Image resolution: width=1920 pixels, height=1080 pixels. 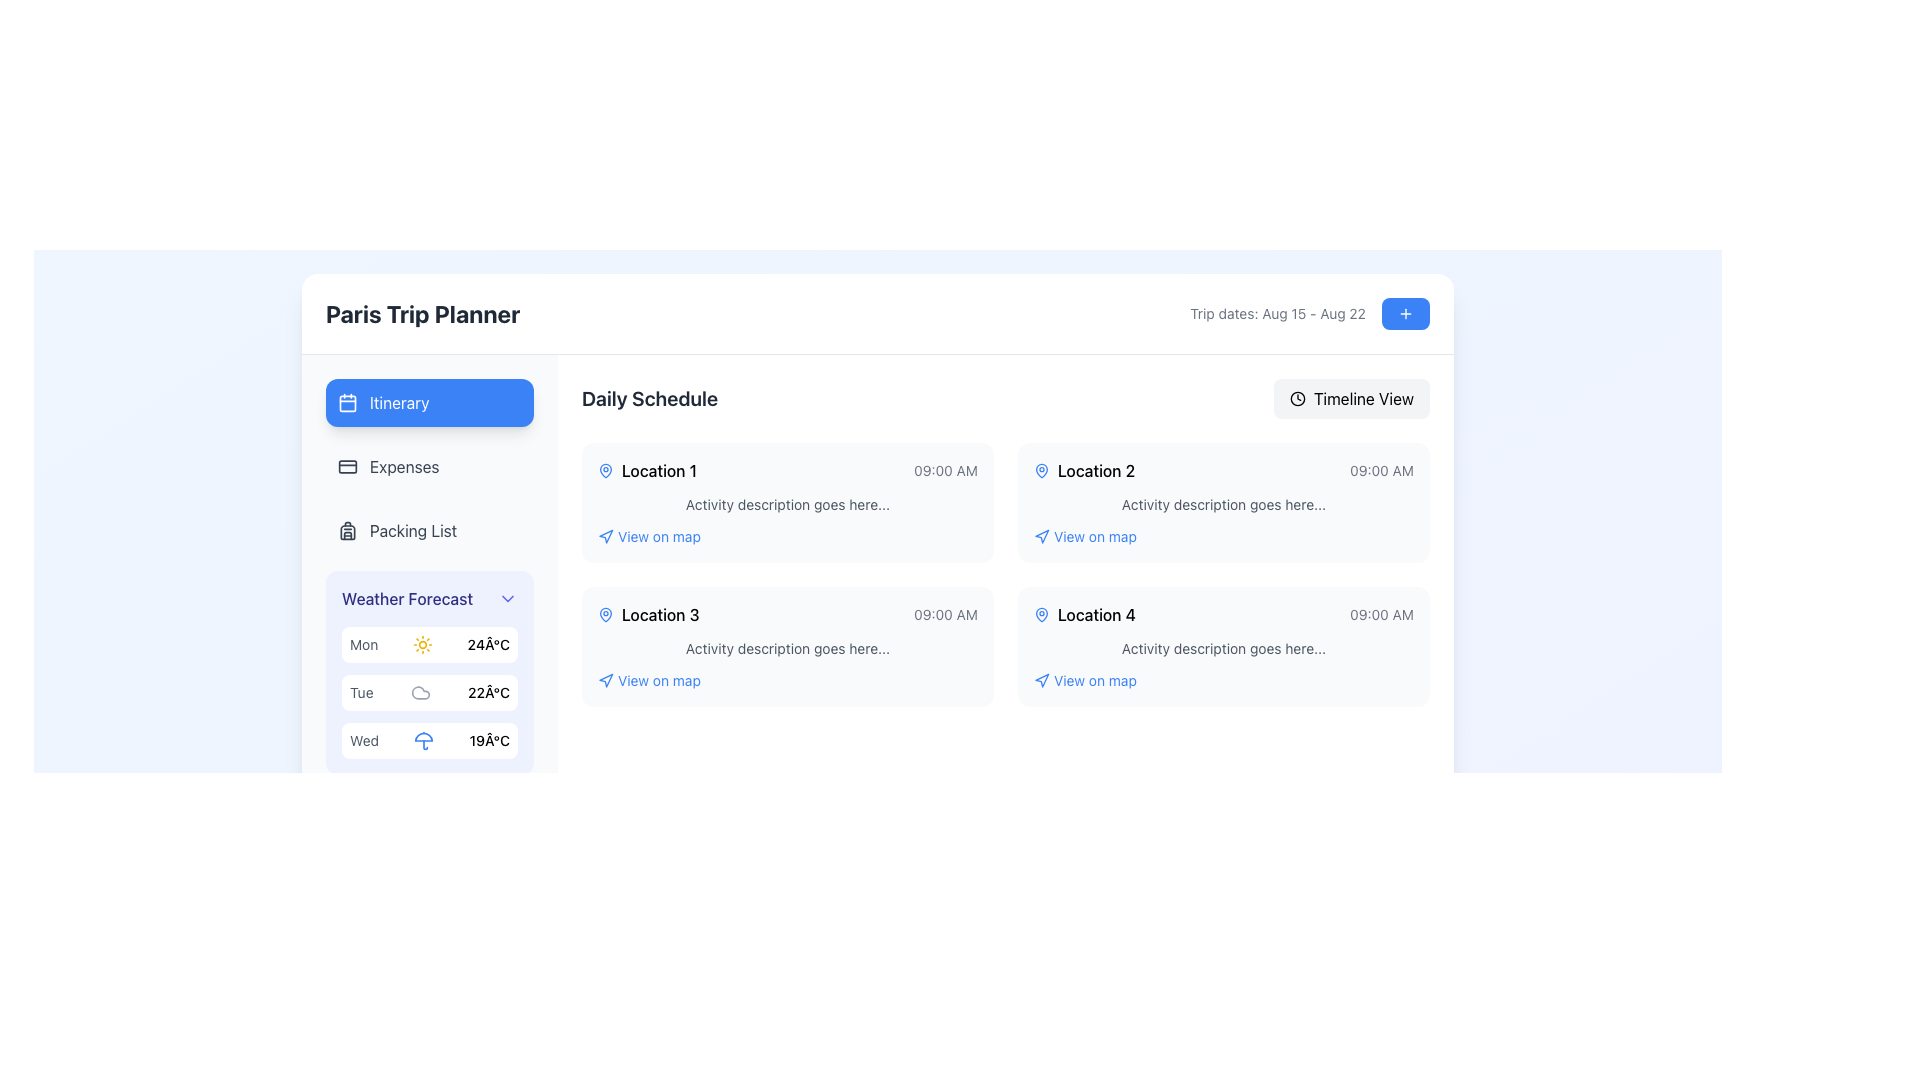 I want to click on the first informational card located in the top left of the Daily Schedule section of the interface, so click(x=786, y=501).